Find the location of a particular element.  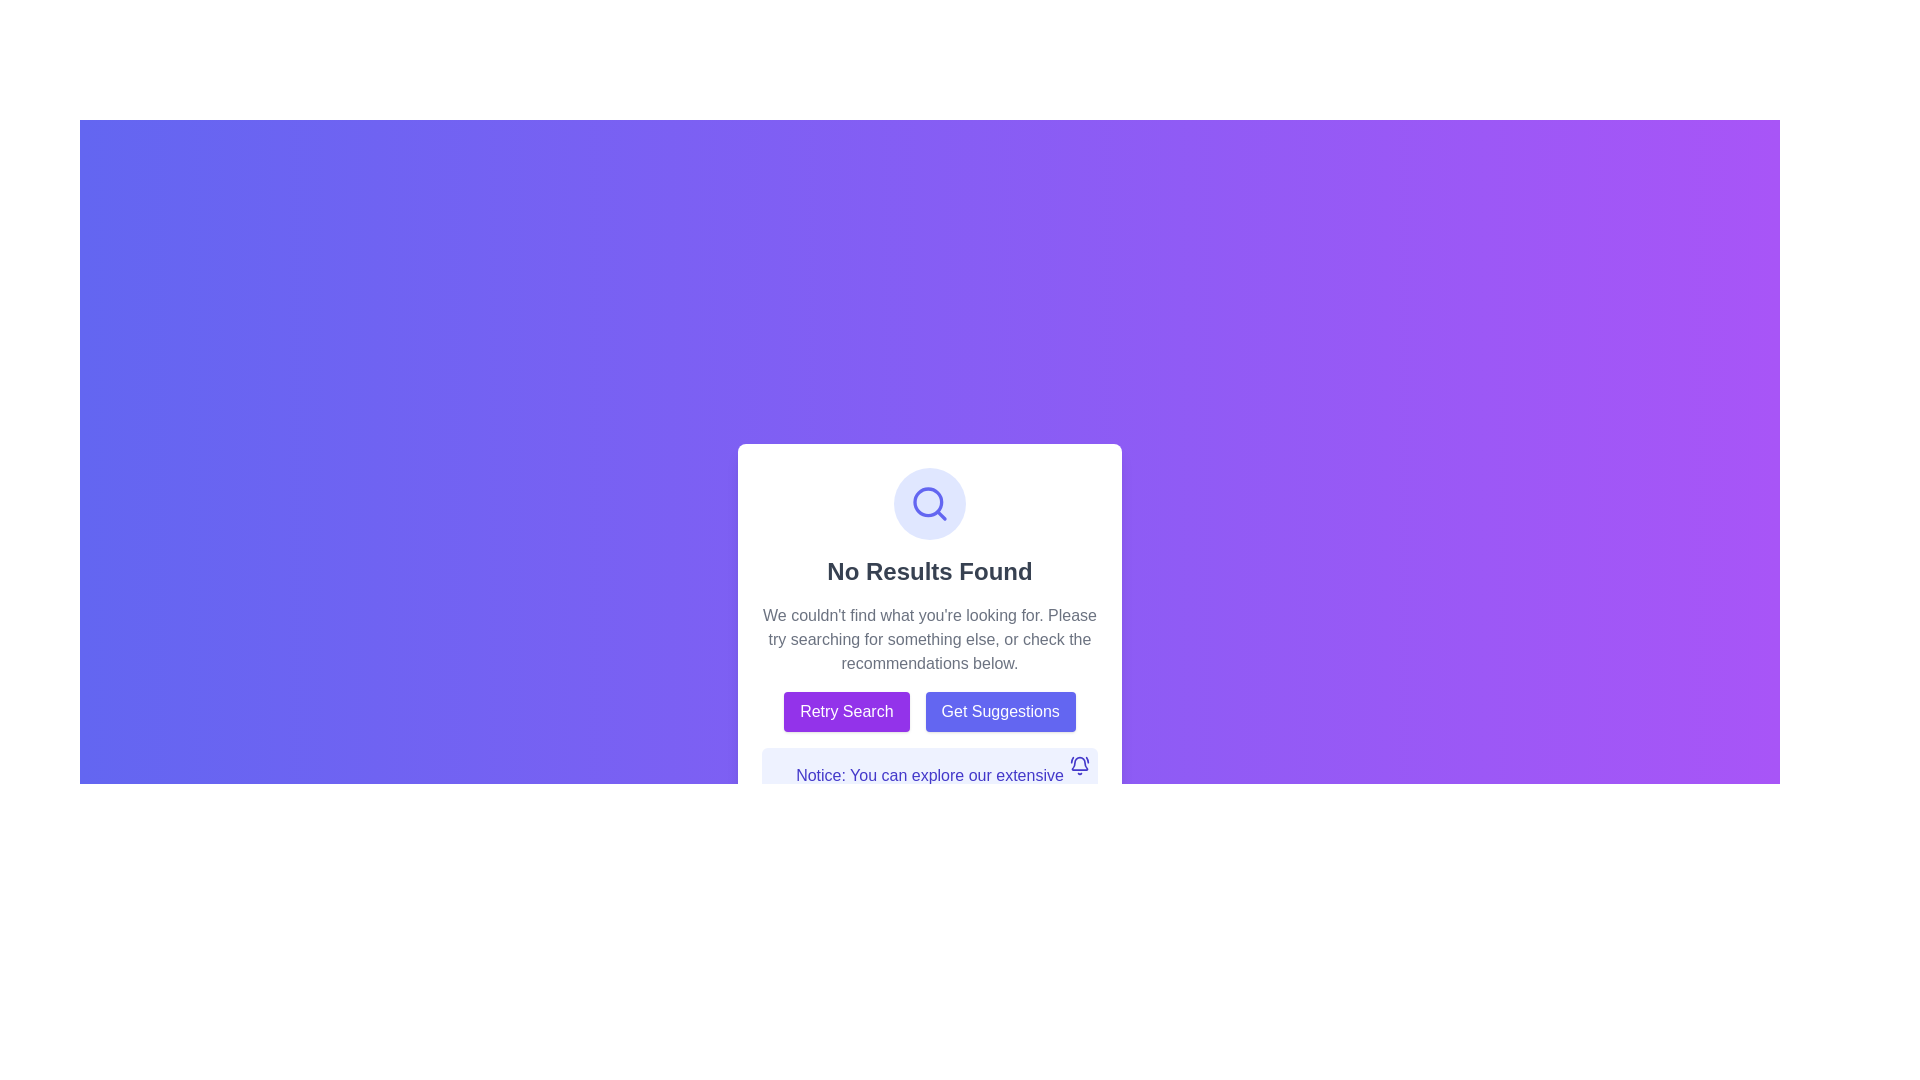

the 'Retry Search' button, which is a rectangular button with bold white text on a purple background, located at the bottom section of the central card is located at coordinates (846, 711).